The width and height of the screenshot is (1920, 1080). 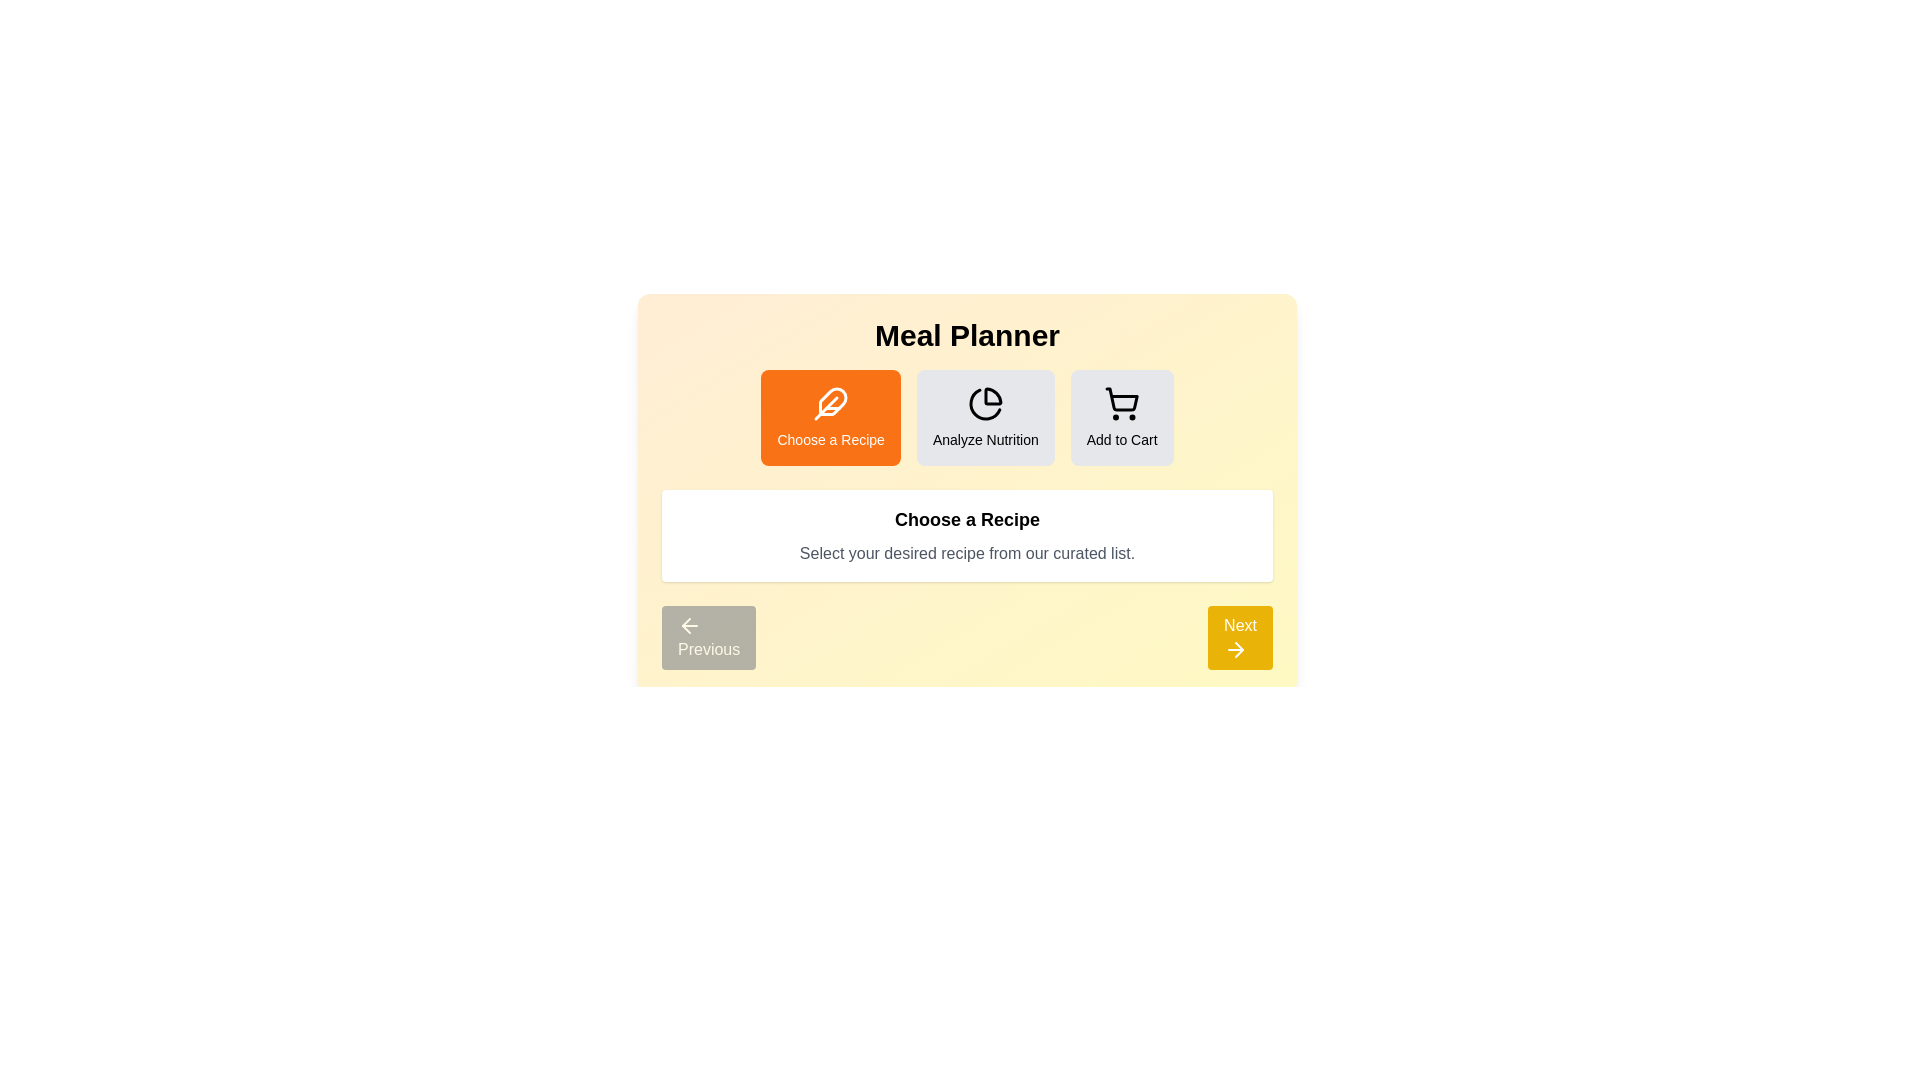 What do you see at coordinates (709, 637) in the screenshot?
I see `the 'Previous' button to navigate to the previous step` at bounding box center [709, 637].